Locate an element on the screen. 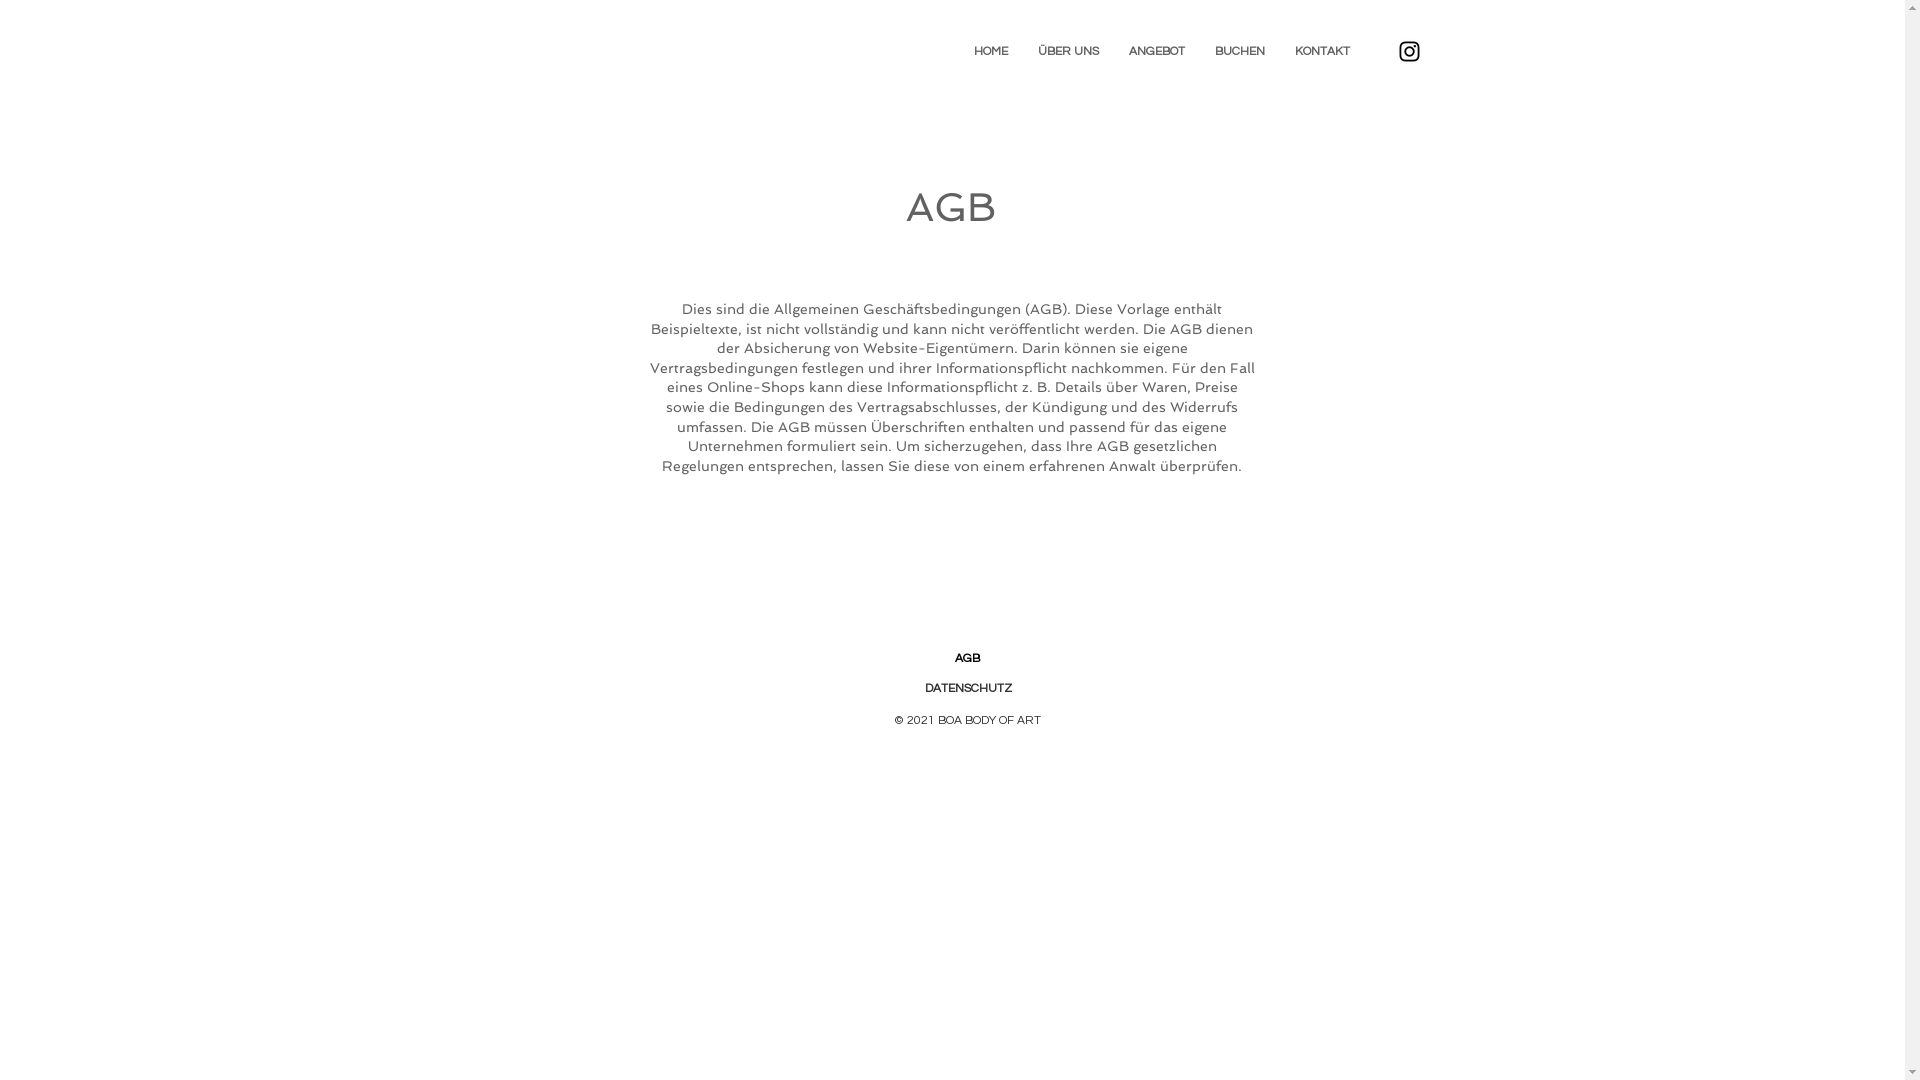 The height and width of the screenshot is (1080, 1920). 'DATENSCHUTZ' is located at coordinates (923, 687).